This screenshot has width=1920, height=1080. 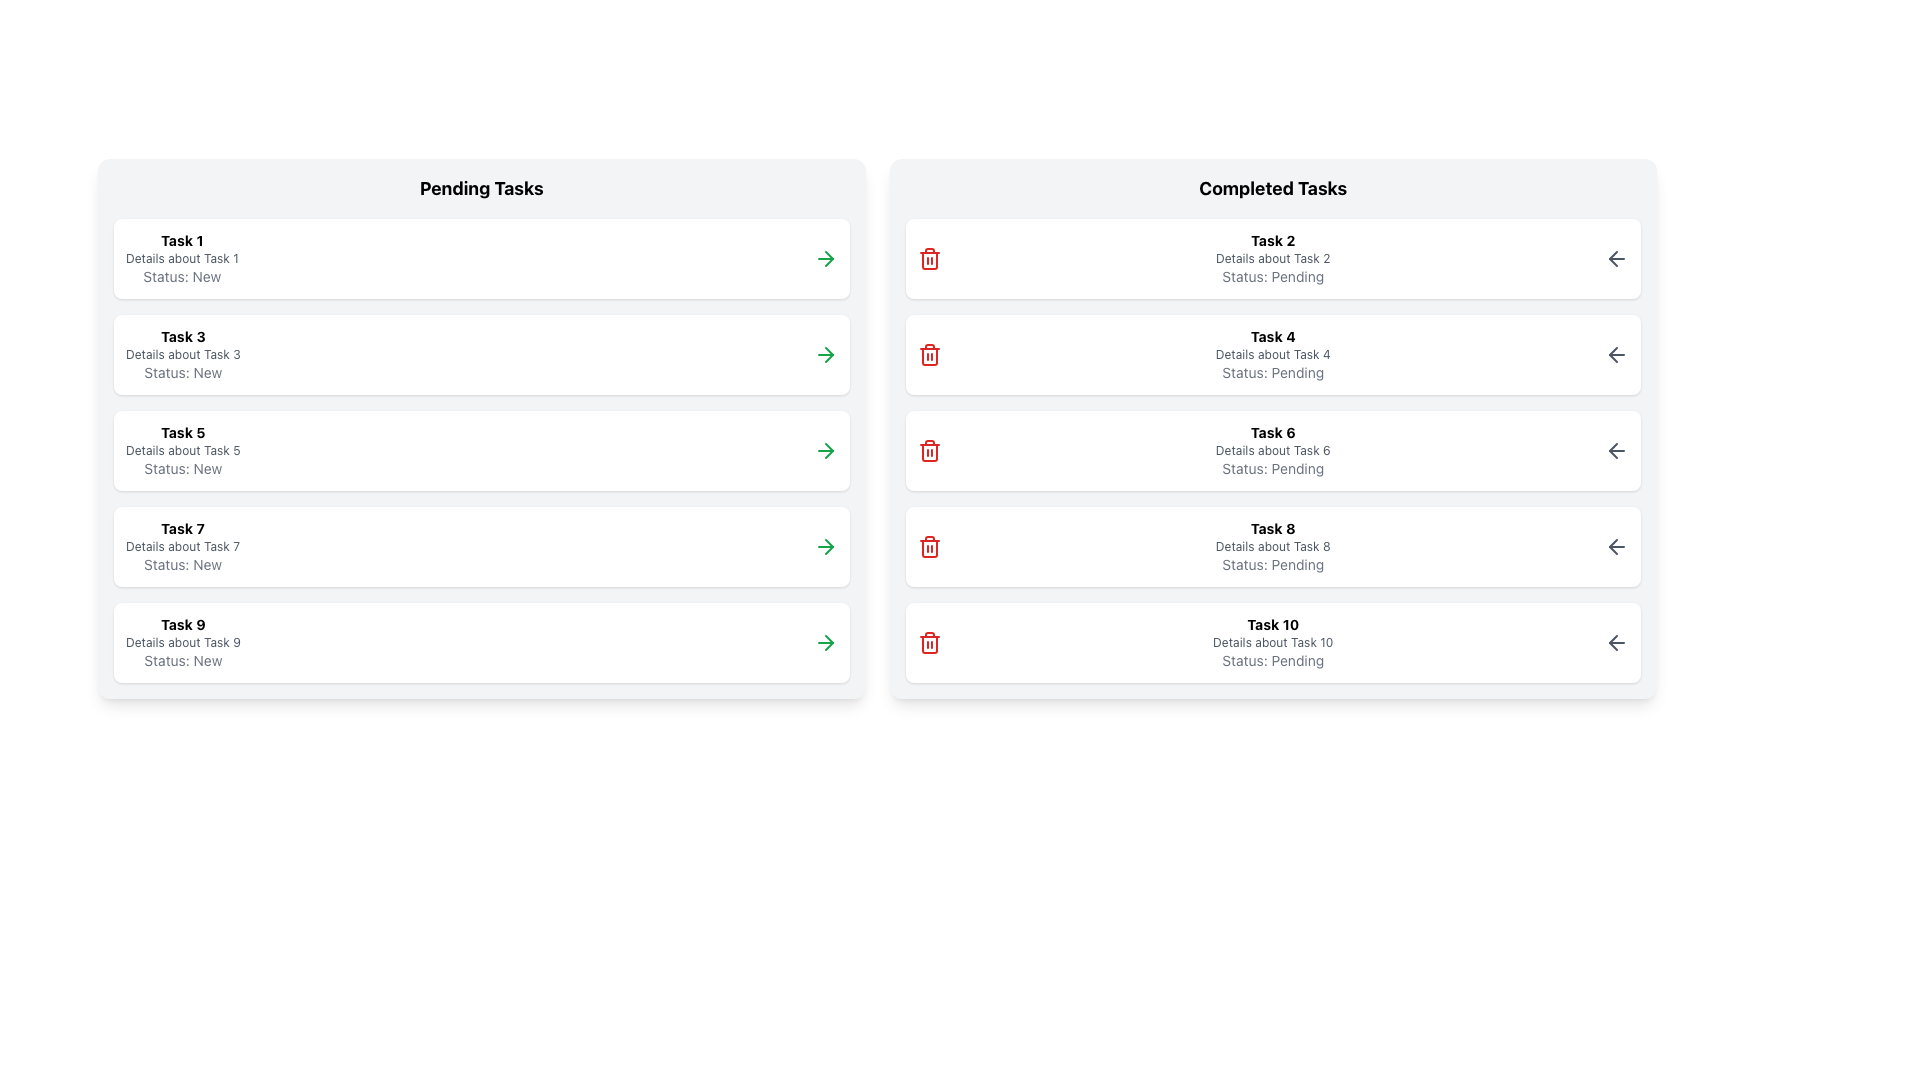 I want to click on text content of the text label that reads 'Details about Task 9', located in the last task block of the 'Pending Tasks' column, so click(x=183, y=643).